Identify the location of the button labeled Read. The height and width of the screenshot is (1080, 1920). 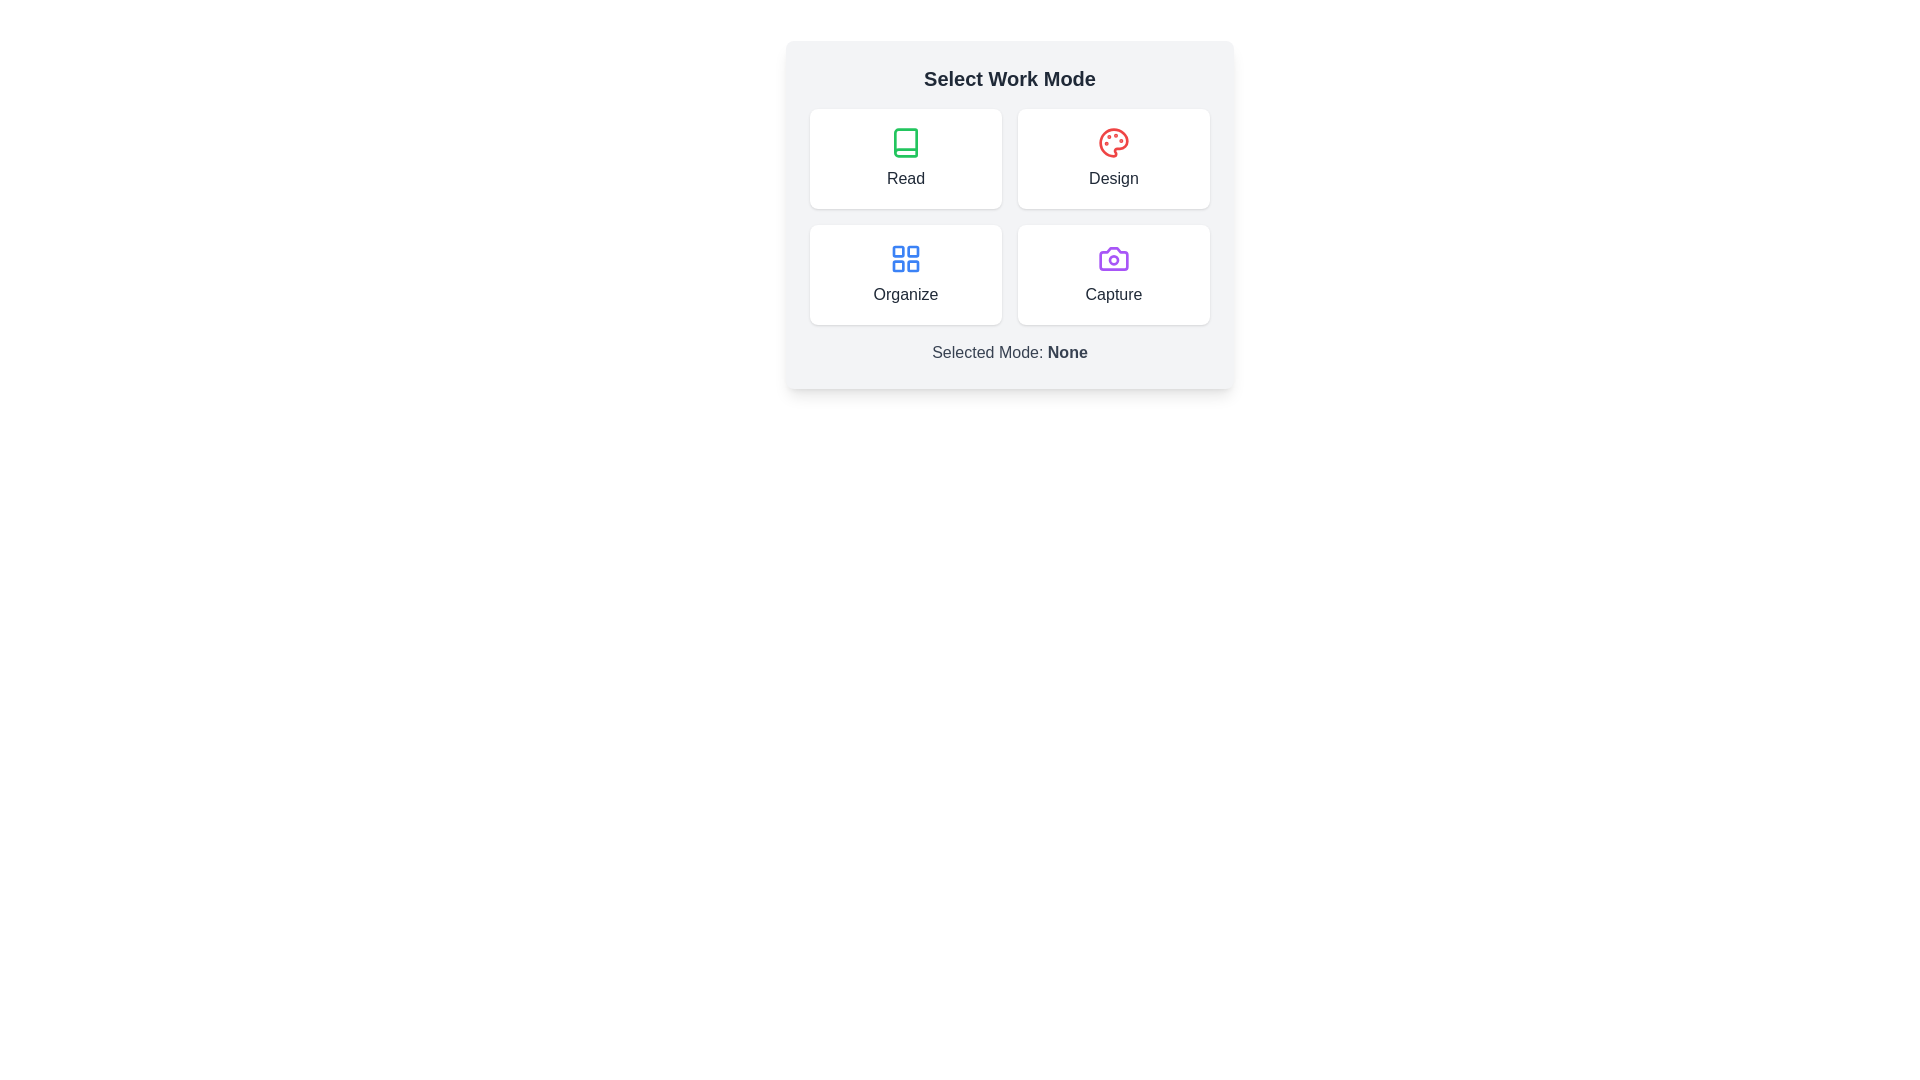
(905, 157).